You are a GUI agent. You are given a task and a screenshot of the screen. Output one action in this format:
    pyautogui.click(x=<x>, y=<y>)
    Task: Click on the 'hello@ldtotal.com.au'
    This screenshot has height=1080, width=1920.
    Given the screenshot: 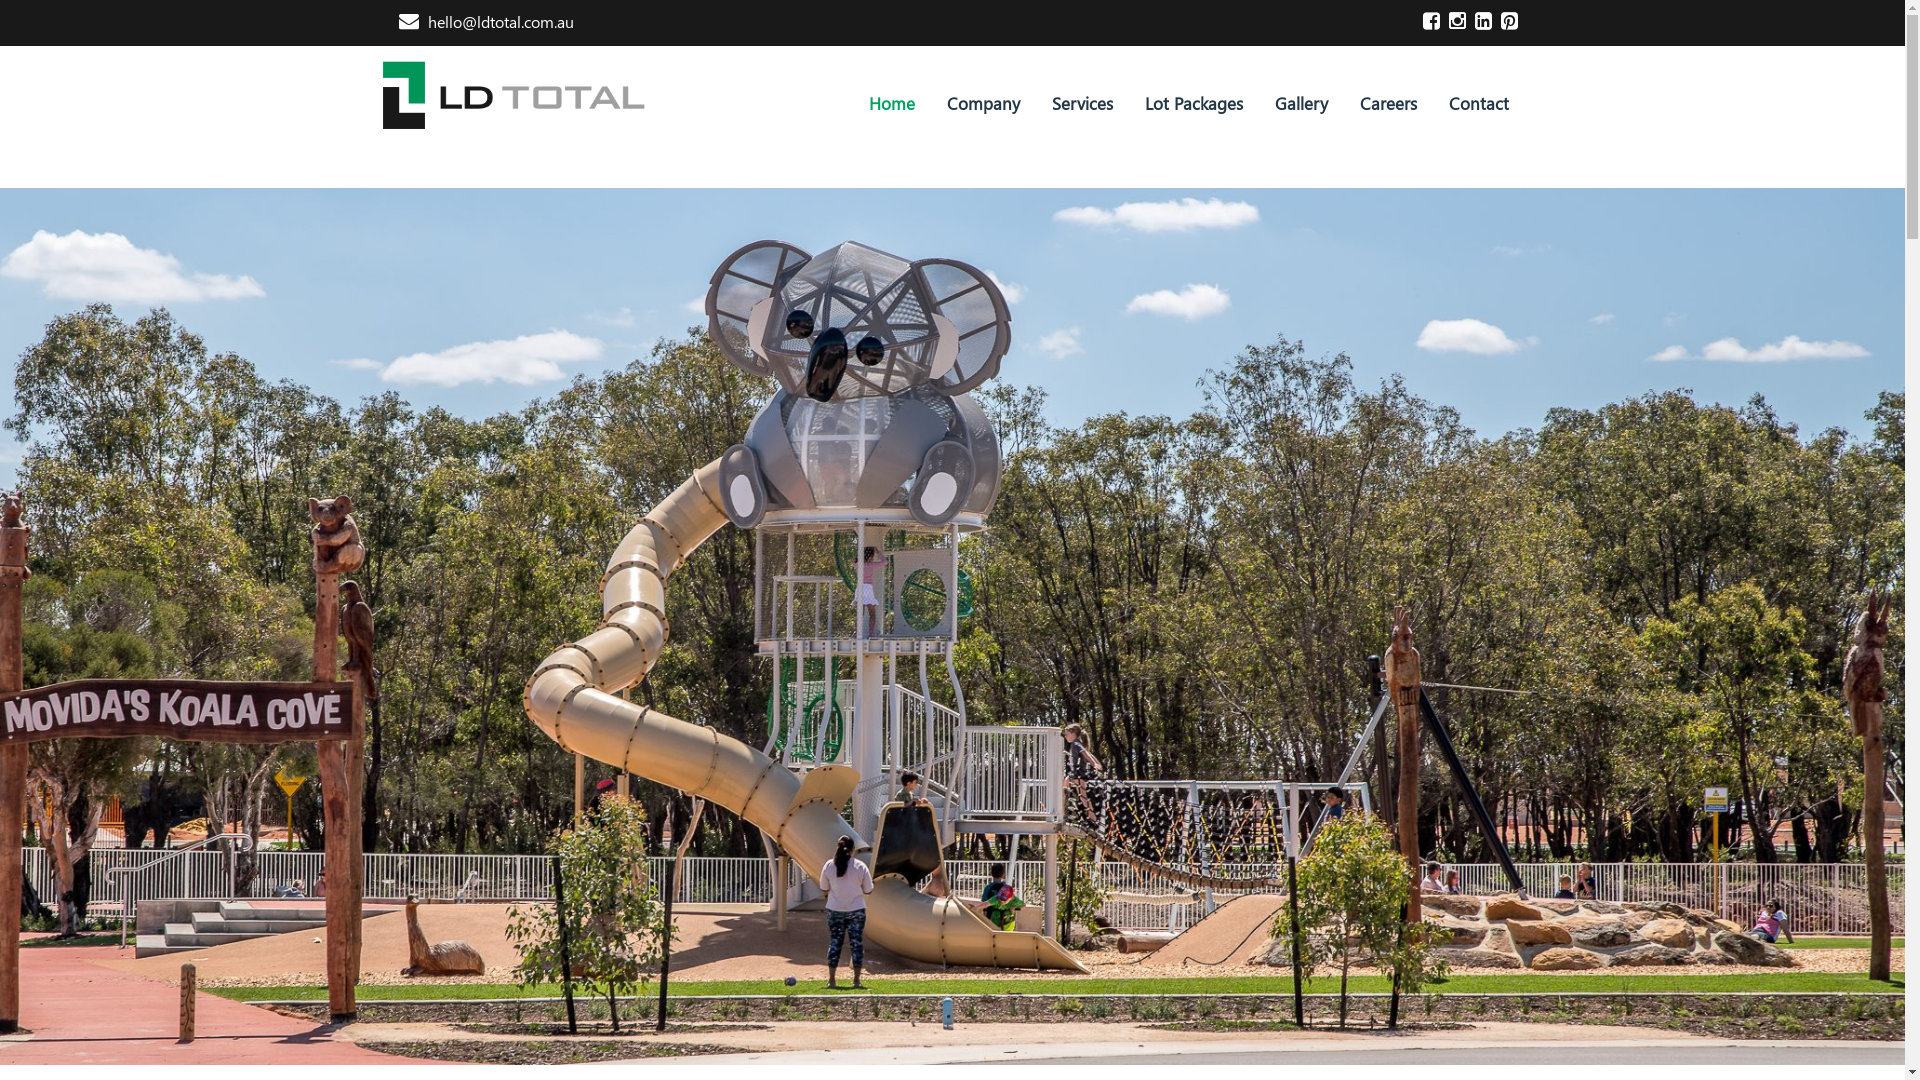 What is the action you would take?
    pyautogui.click(x=485, y=21)
    